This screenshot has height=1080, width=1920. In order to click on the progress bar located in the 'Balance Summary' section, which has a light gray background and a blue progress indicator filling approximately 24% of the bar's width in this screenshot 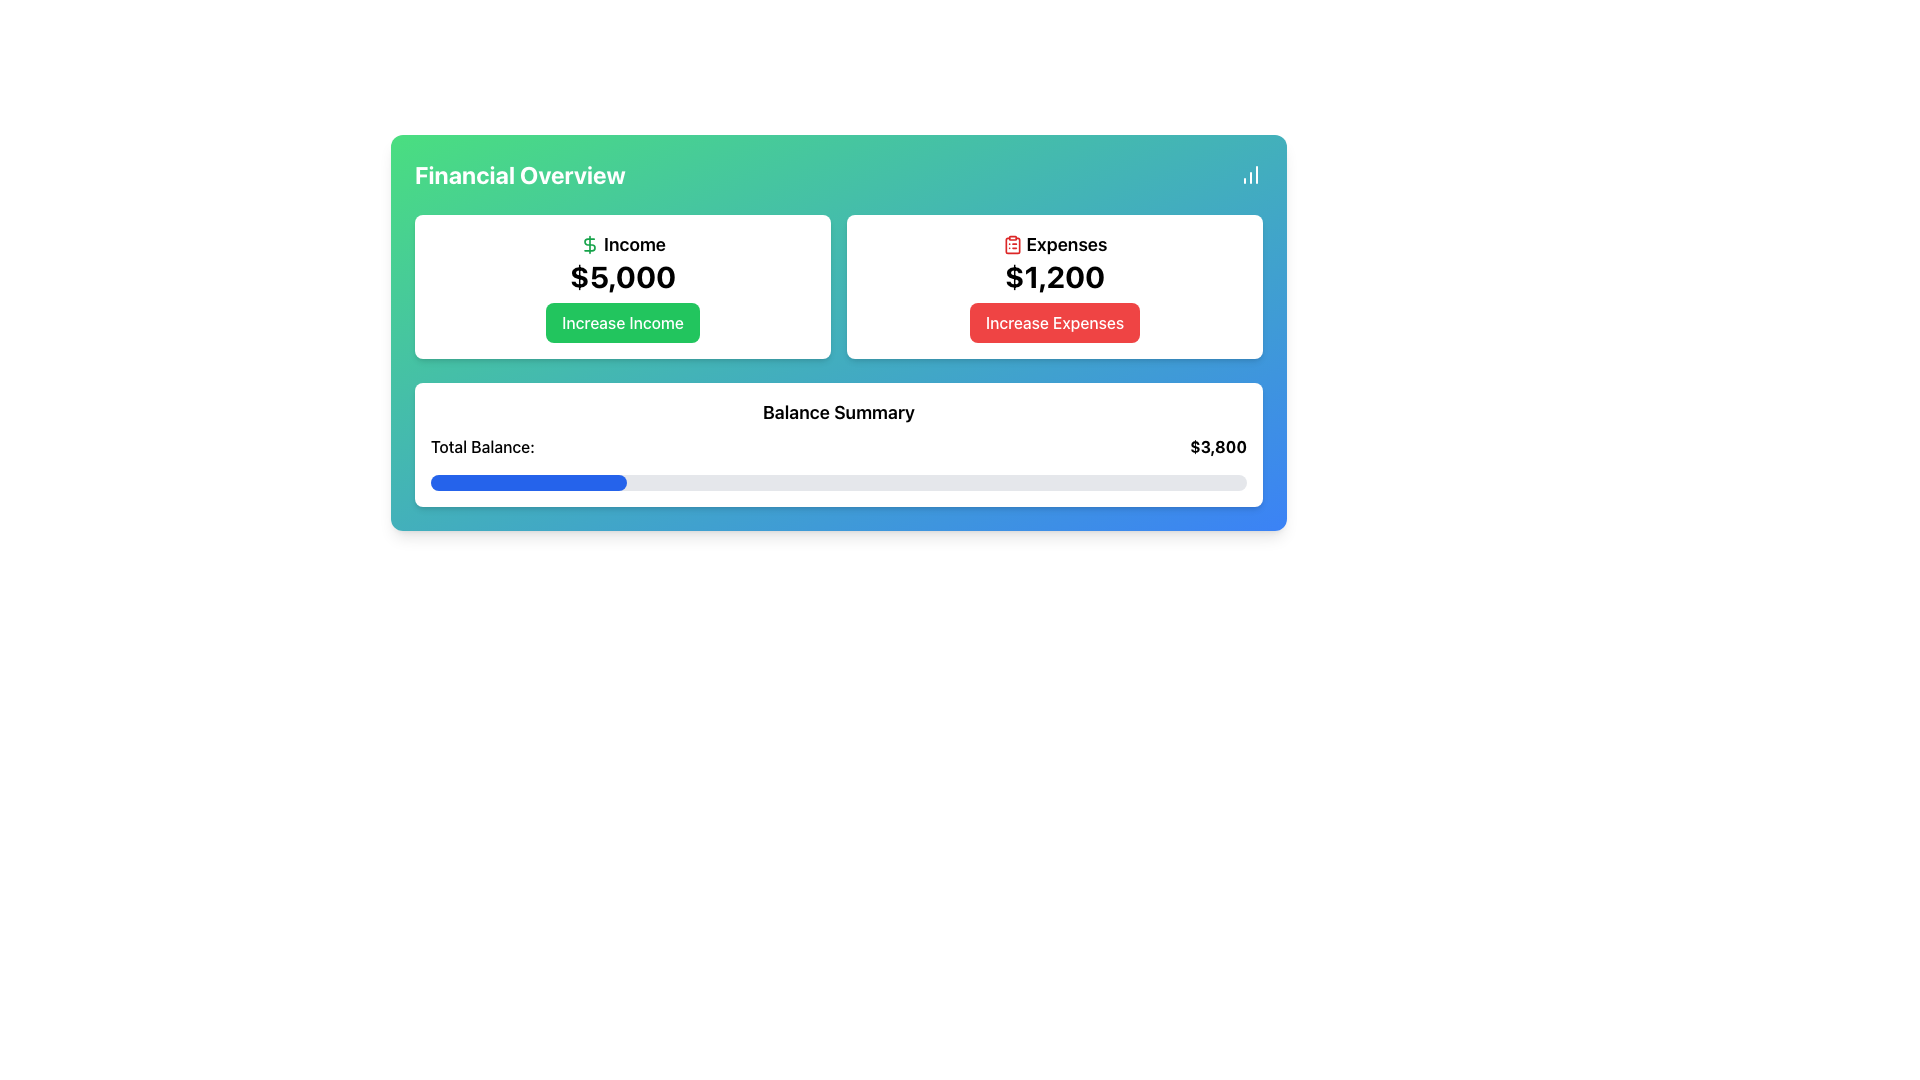, I will do `click(839, 482)`.